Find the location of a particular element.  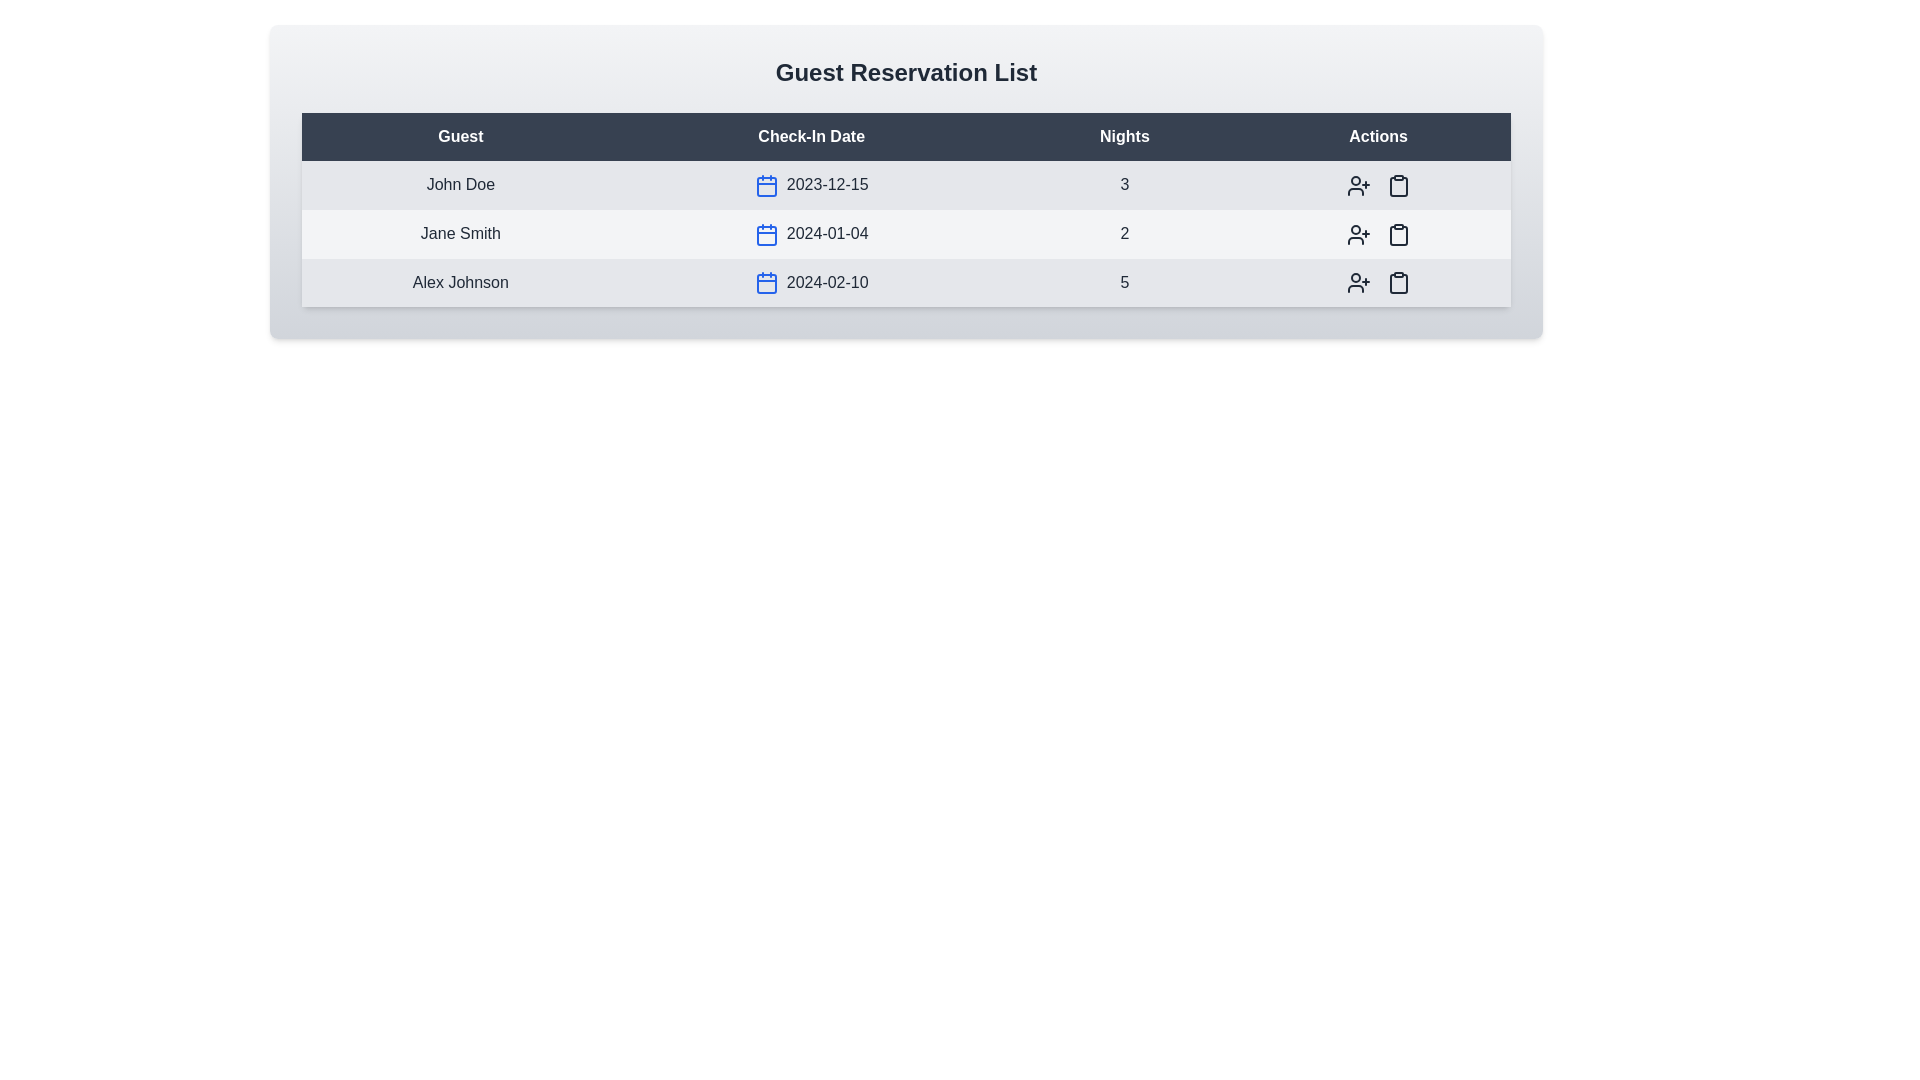

the text label displaying the guest's name in the third row of the reservation list table, located under the 'Guest' column, to the left of '2024-02-10' in the 'Check-In Date' column is located at coordinates (459, 282).